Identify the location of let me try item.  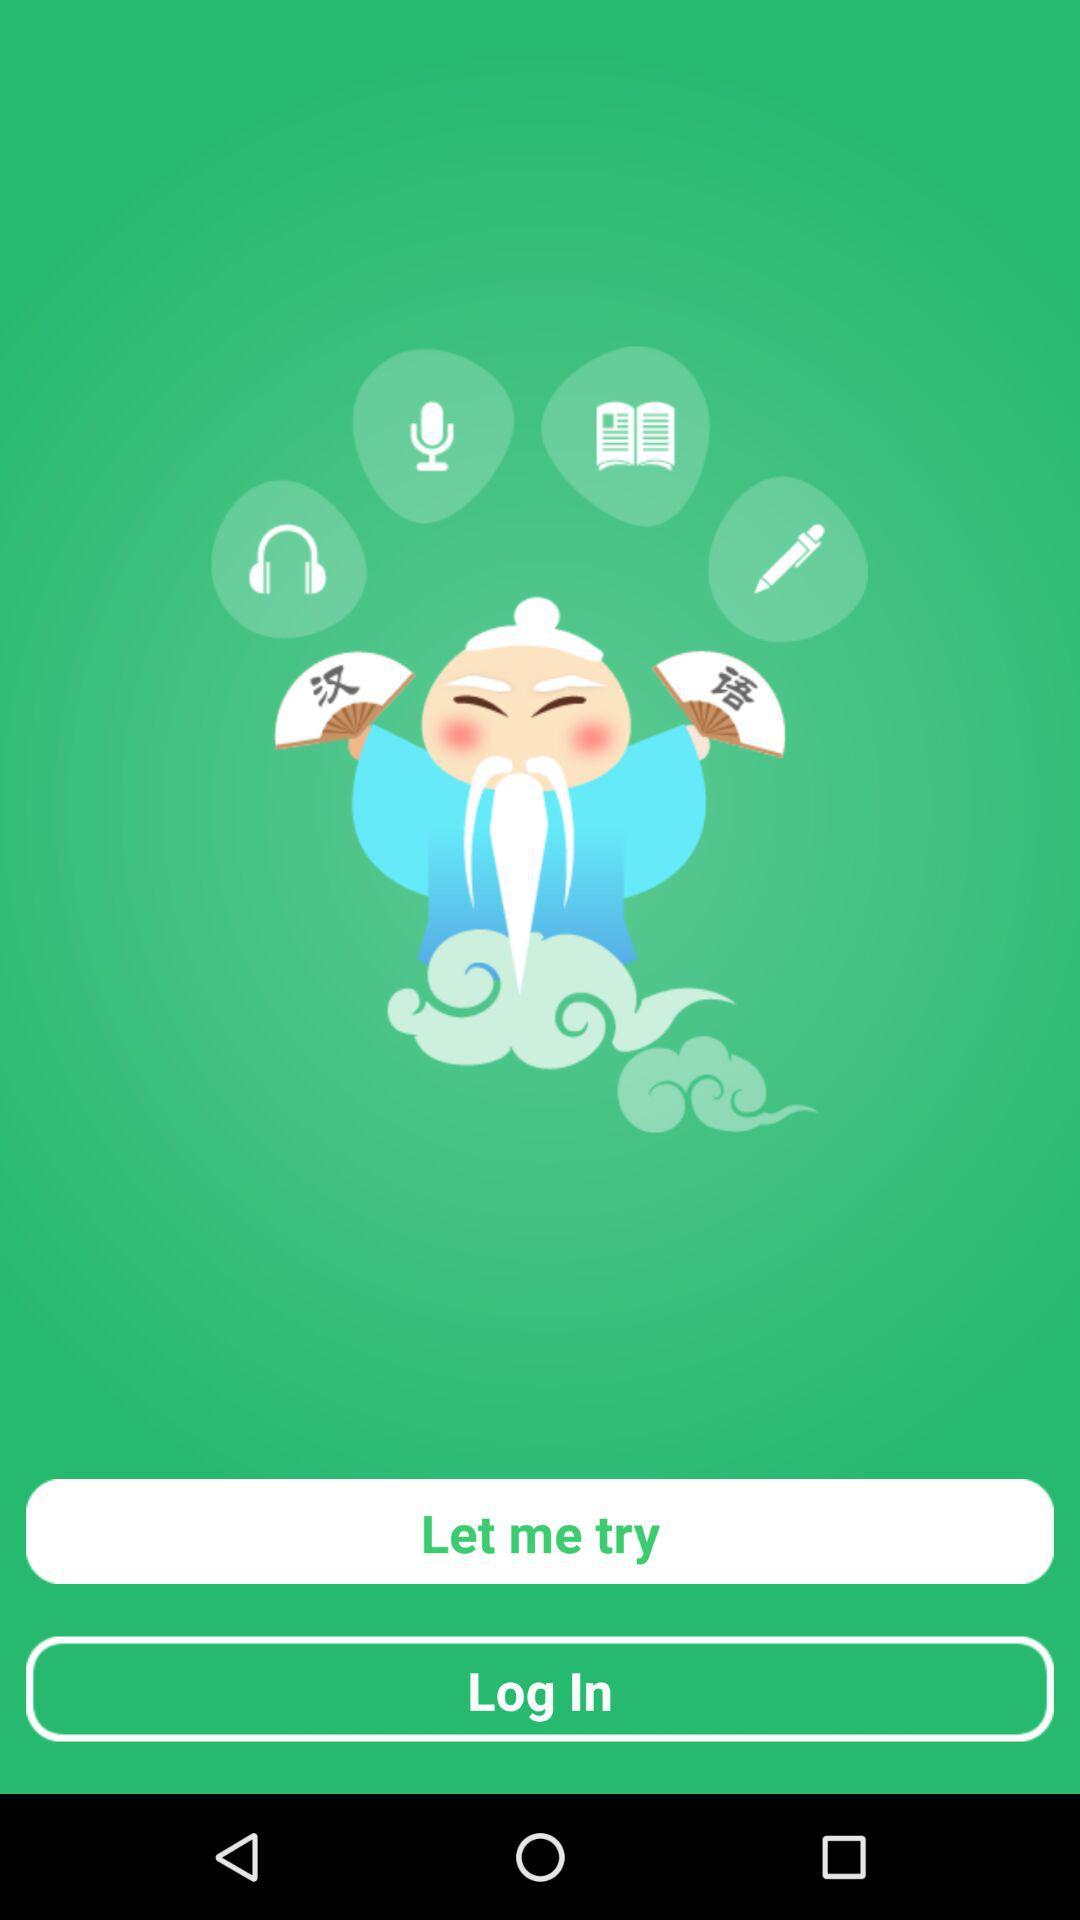
(540, 1530).